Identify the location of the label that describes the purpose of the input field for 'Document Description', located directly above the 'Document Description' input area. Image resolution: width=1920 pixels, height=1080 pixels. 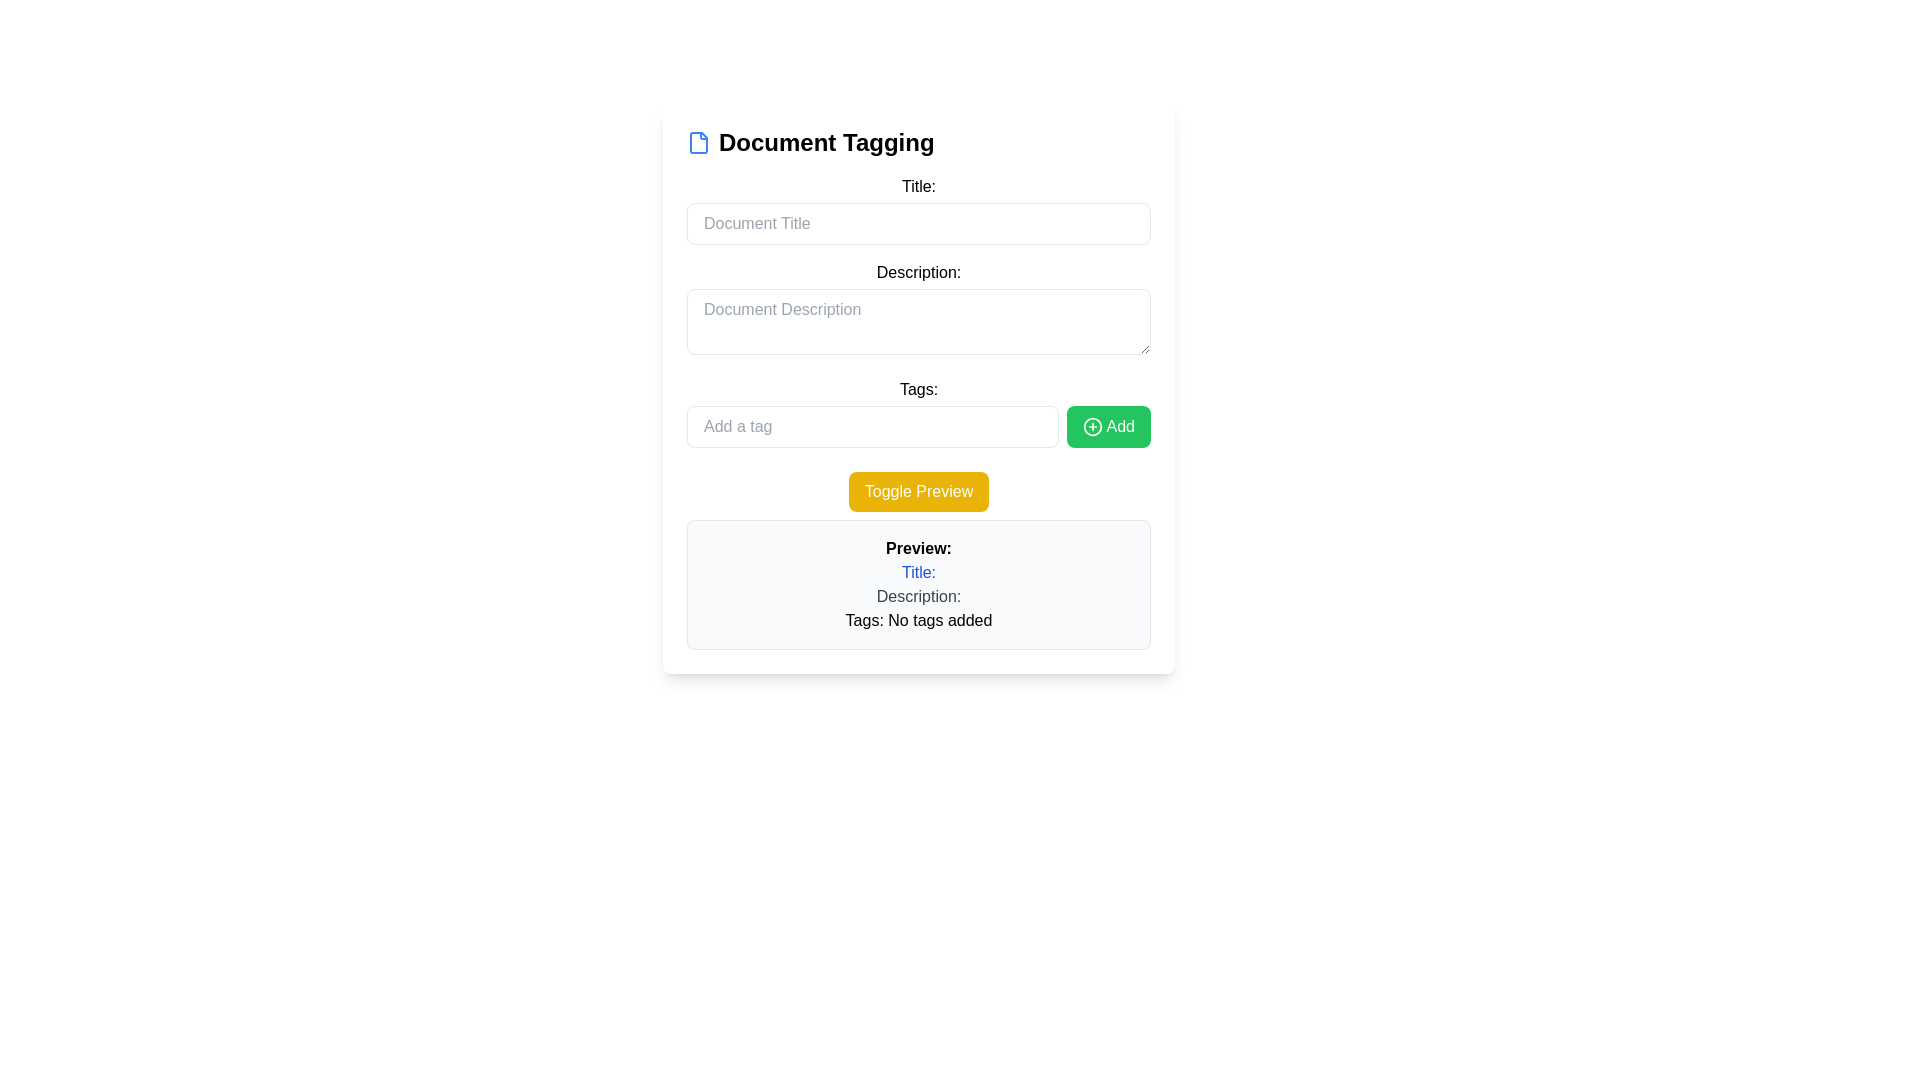
(917, 273).